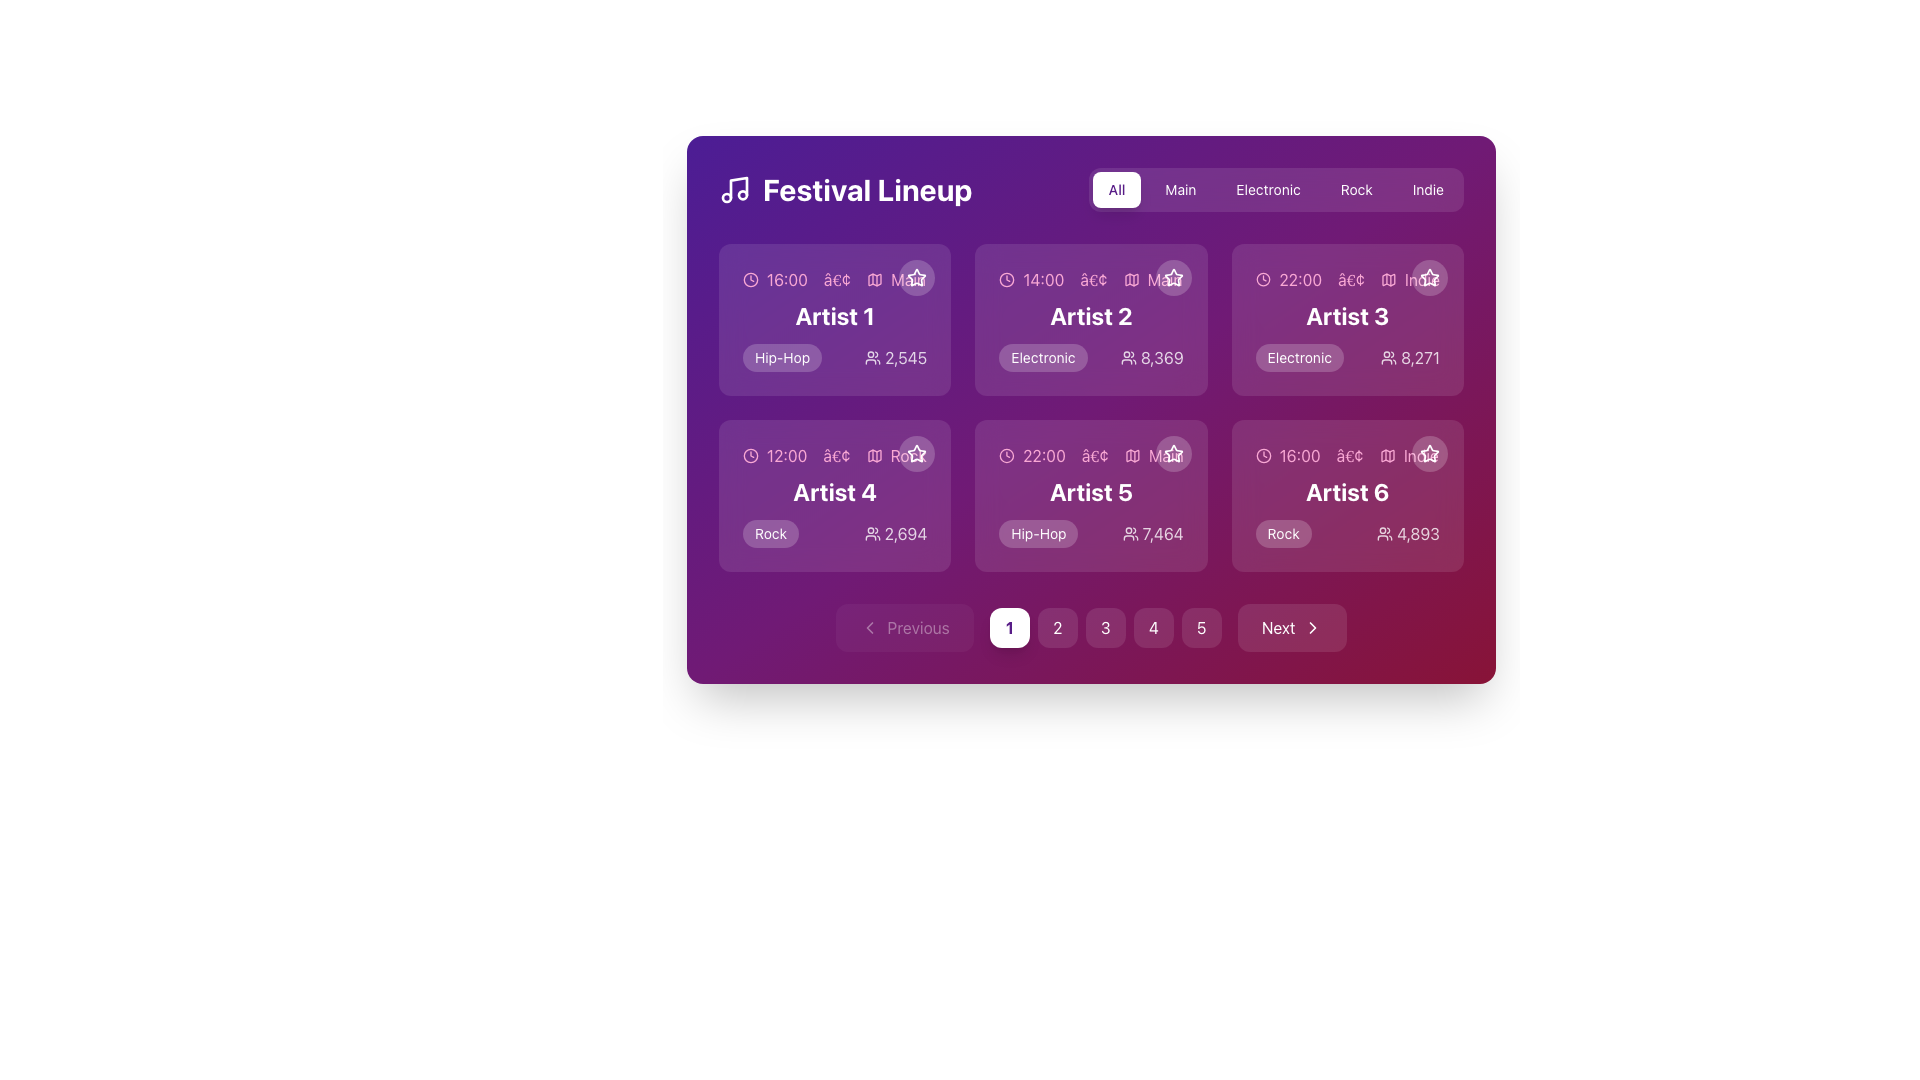 This screenshot has height=1080, width=1920. Describe the element at coordinates (1429, 277) in the screenshot. I see `the star-shaped icon within the white circular button in the top-right corner of the 'Artist 3' card to favorite the associated artist` at that location.